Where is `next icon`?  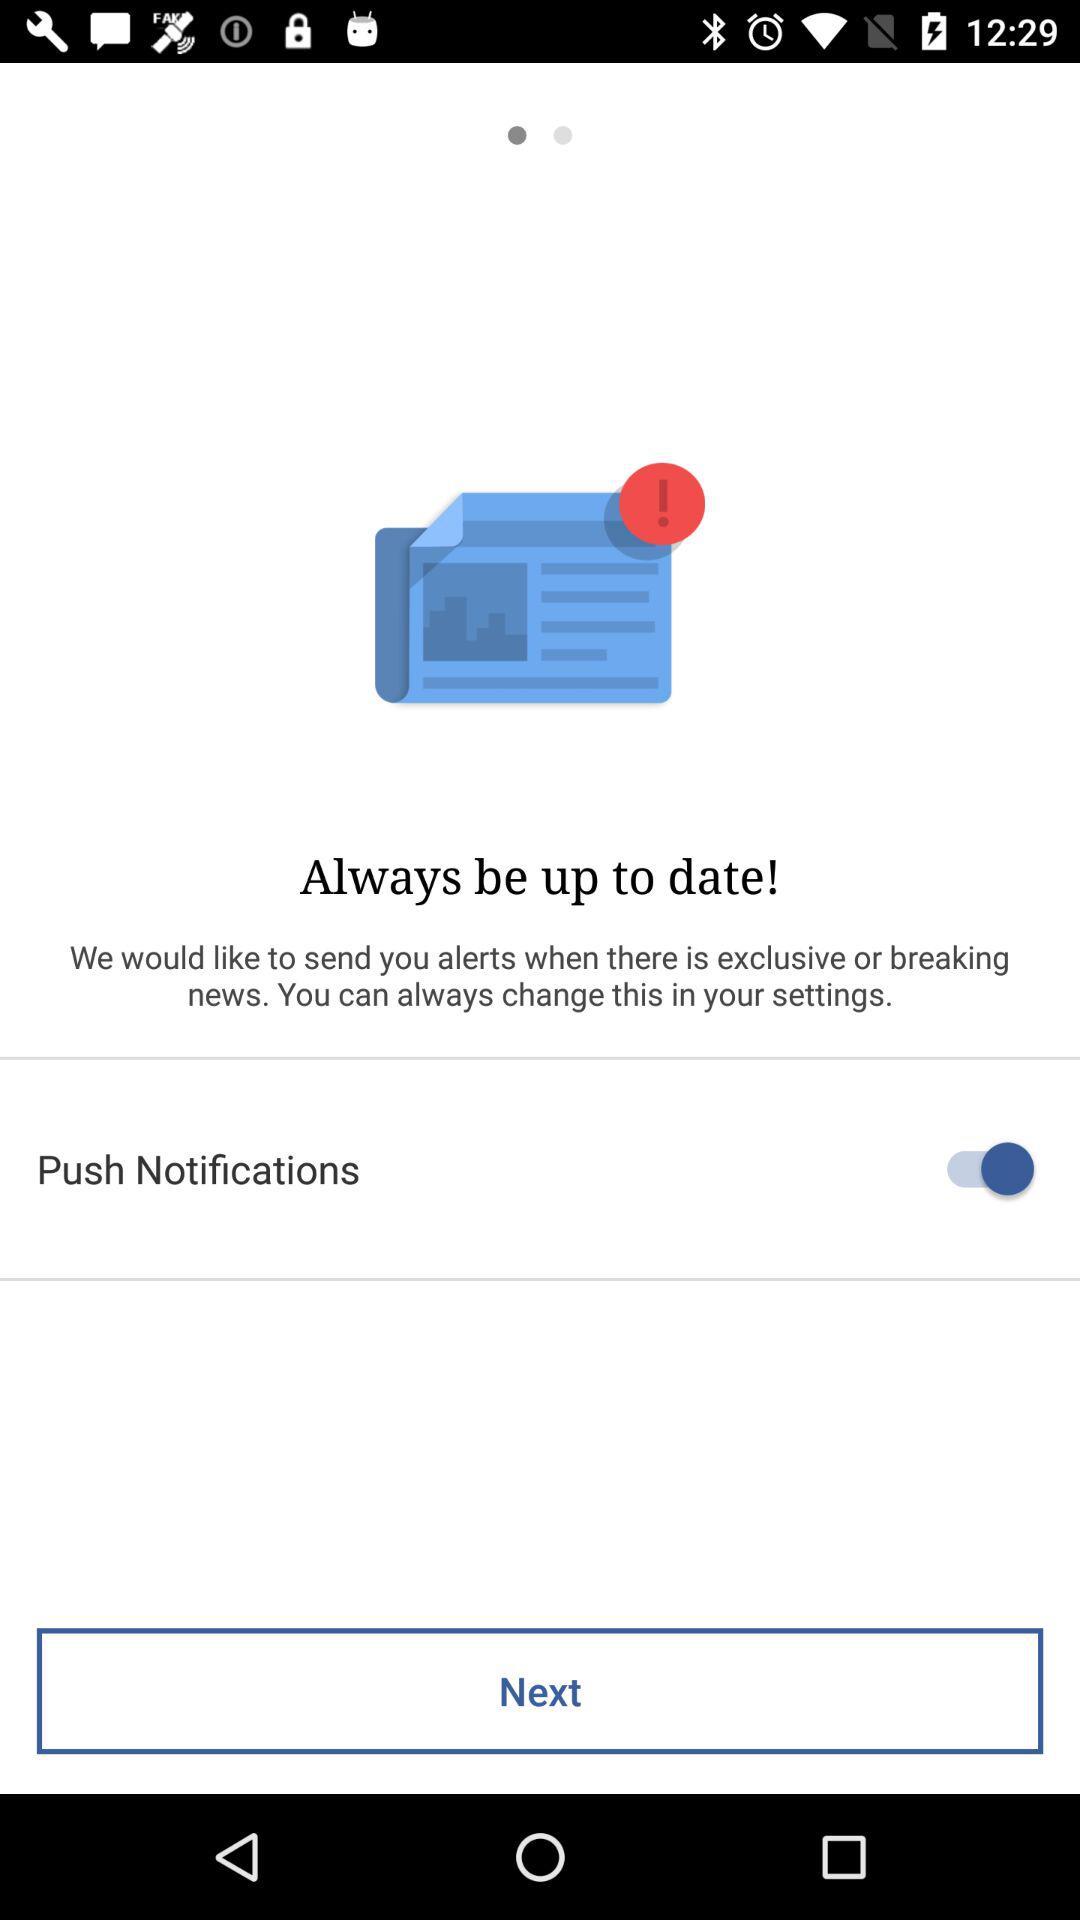
next icon is located at coordinates (540, 1690).